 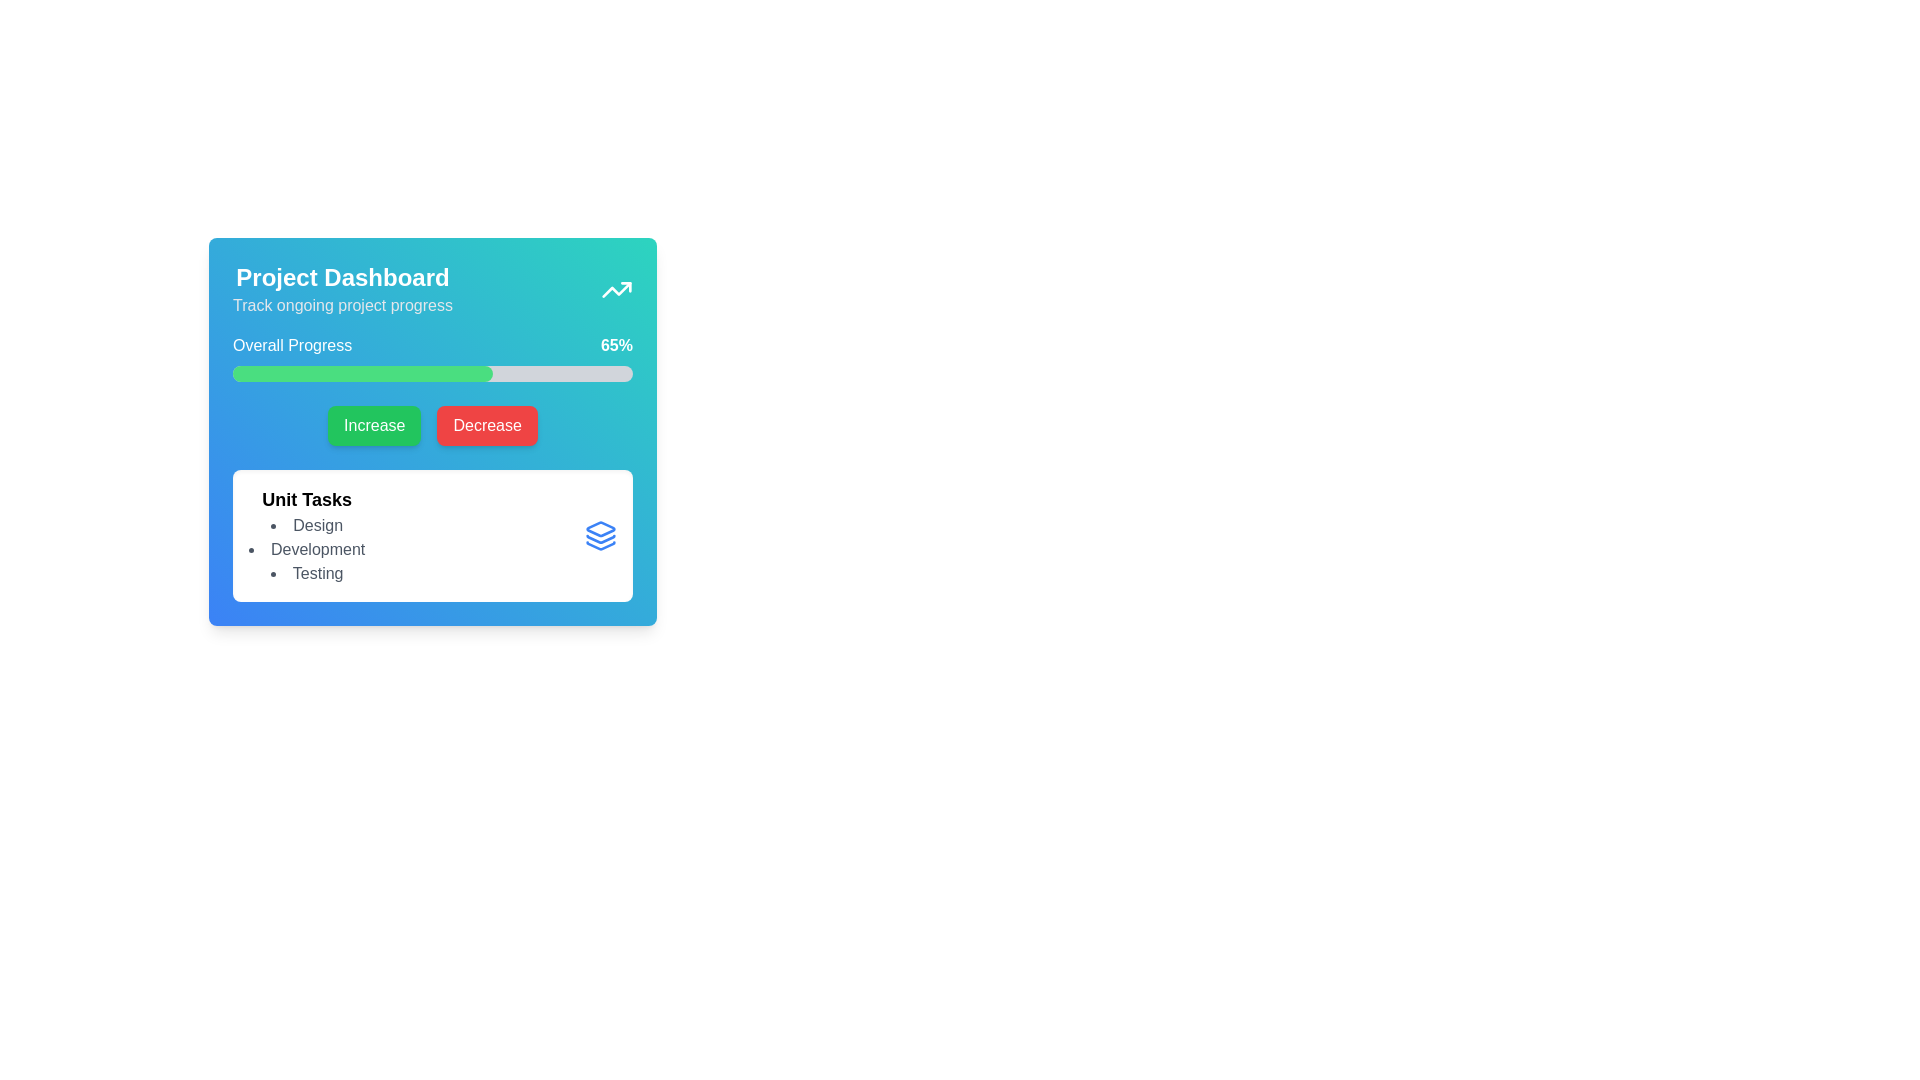 I want to click on the first list item under 'Unit Tasks' to associate it with its bullet point, so click(x=306, y=524).